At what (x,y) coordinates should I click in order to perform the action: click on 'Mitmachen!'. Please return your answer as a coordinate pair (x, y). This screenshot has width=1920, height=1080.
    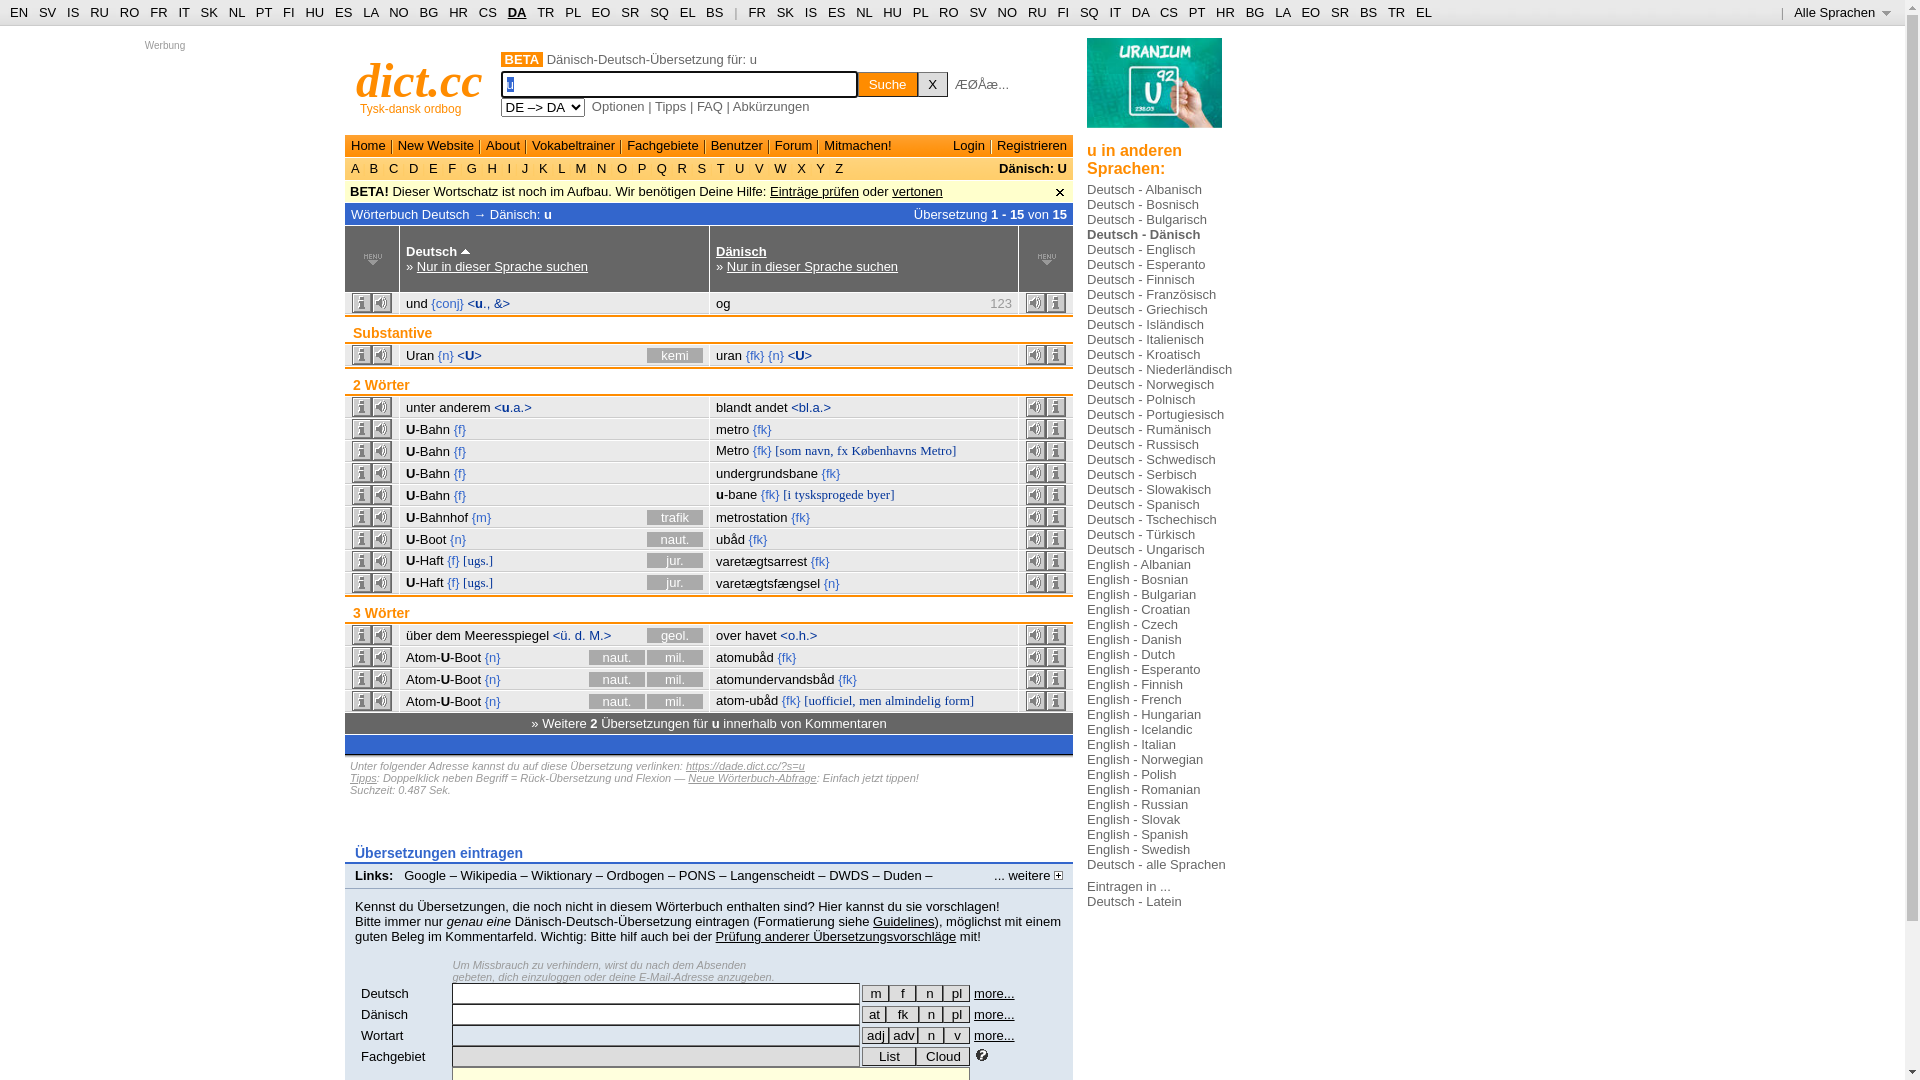
    Looking at the image, I should click on (857, 144).